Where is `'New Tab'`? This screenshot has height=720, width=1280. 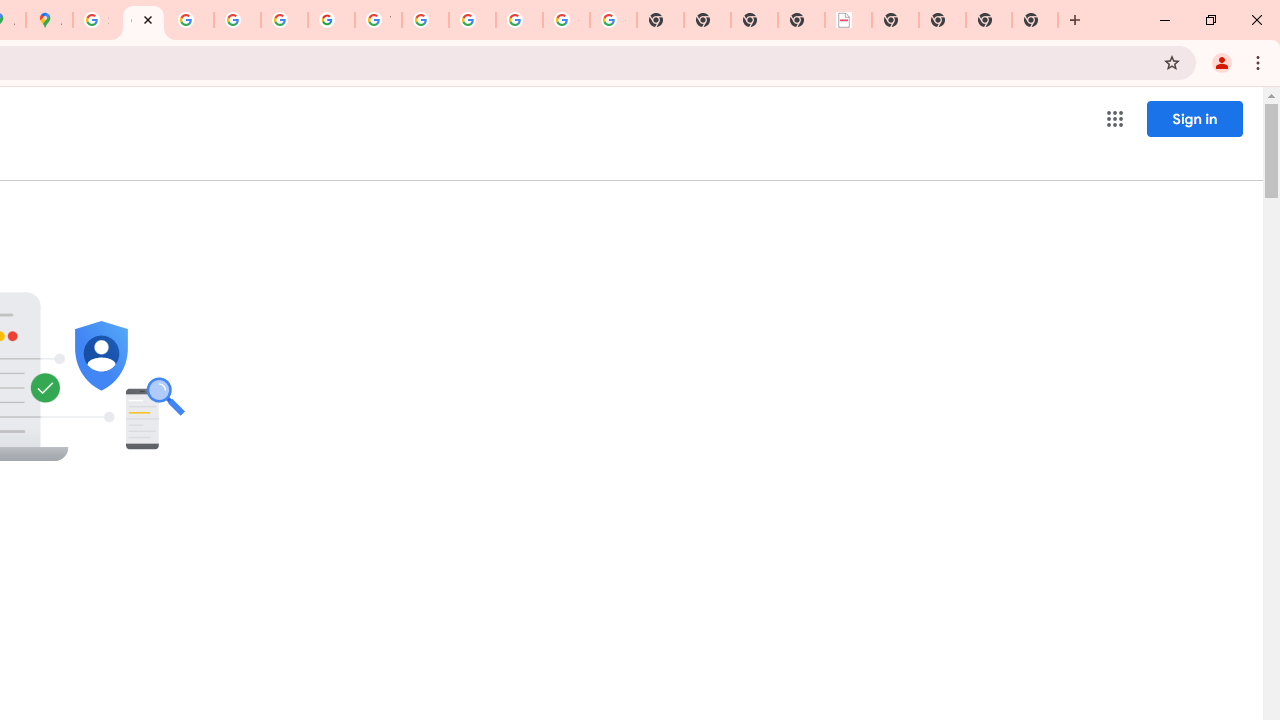 'New Tab' is located at coordinates (1035, 20).